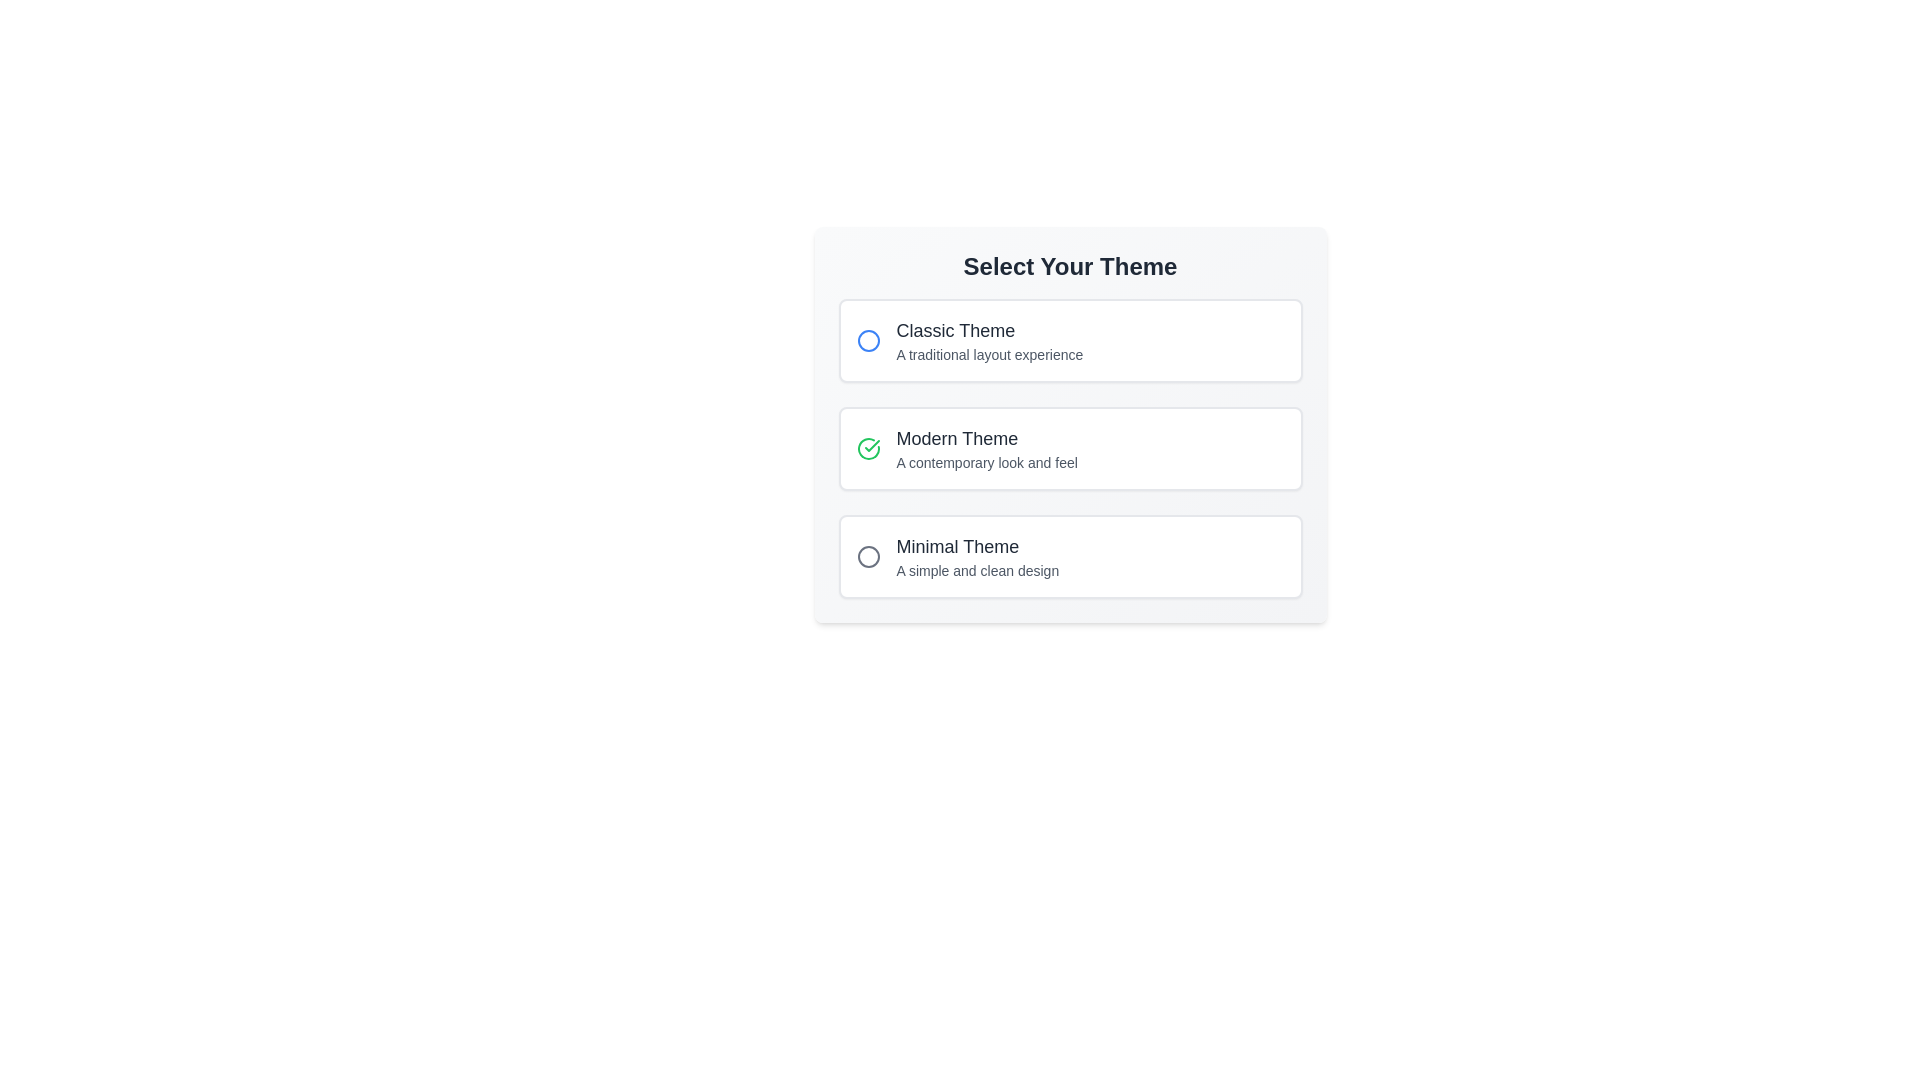 The image size is (1920, 1080). I want to click on the textual label that presents the title and description of the 'Minimal Theme' option in the theme selection list, so click(977, 556).